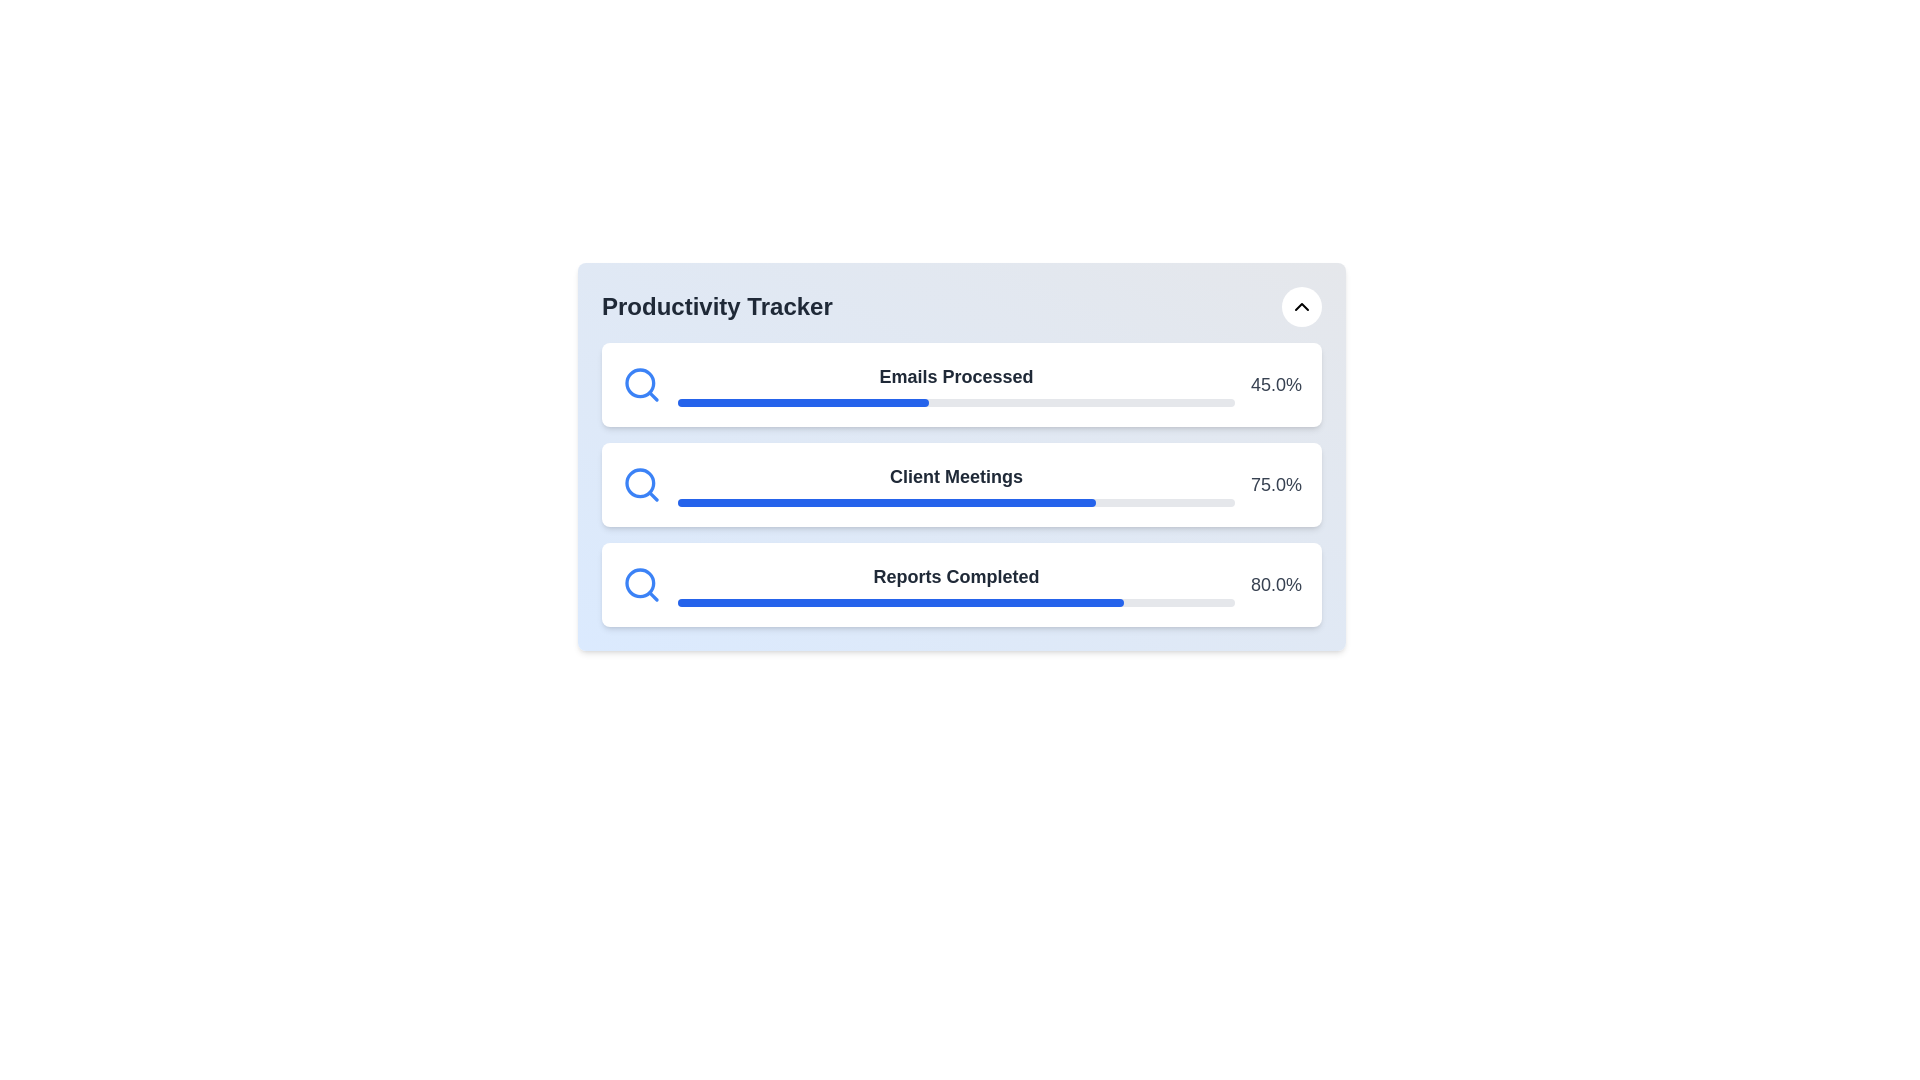 This screenshot has width=1920, height=1080. I want to click on the central circle of the magnifying glass icon, which is part of the 'Reports Completed' section in the third row of the interface, so click(640, 583).